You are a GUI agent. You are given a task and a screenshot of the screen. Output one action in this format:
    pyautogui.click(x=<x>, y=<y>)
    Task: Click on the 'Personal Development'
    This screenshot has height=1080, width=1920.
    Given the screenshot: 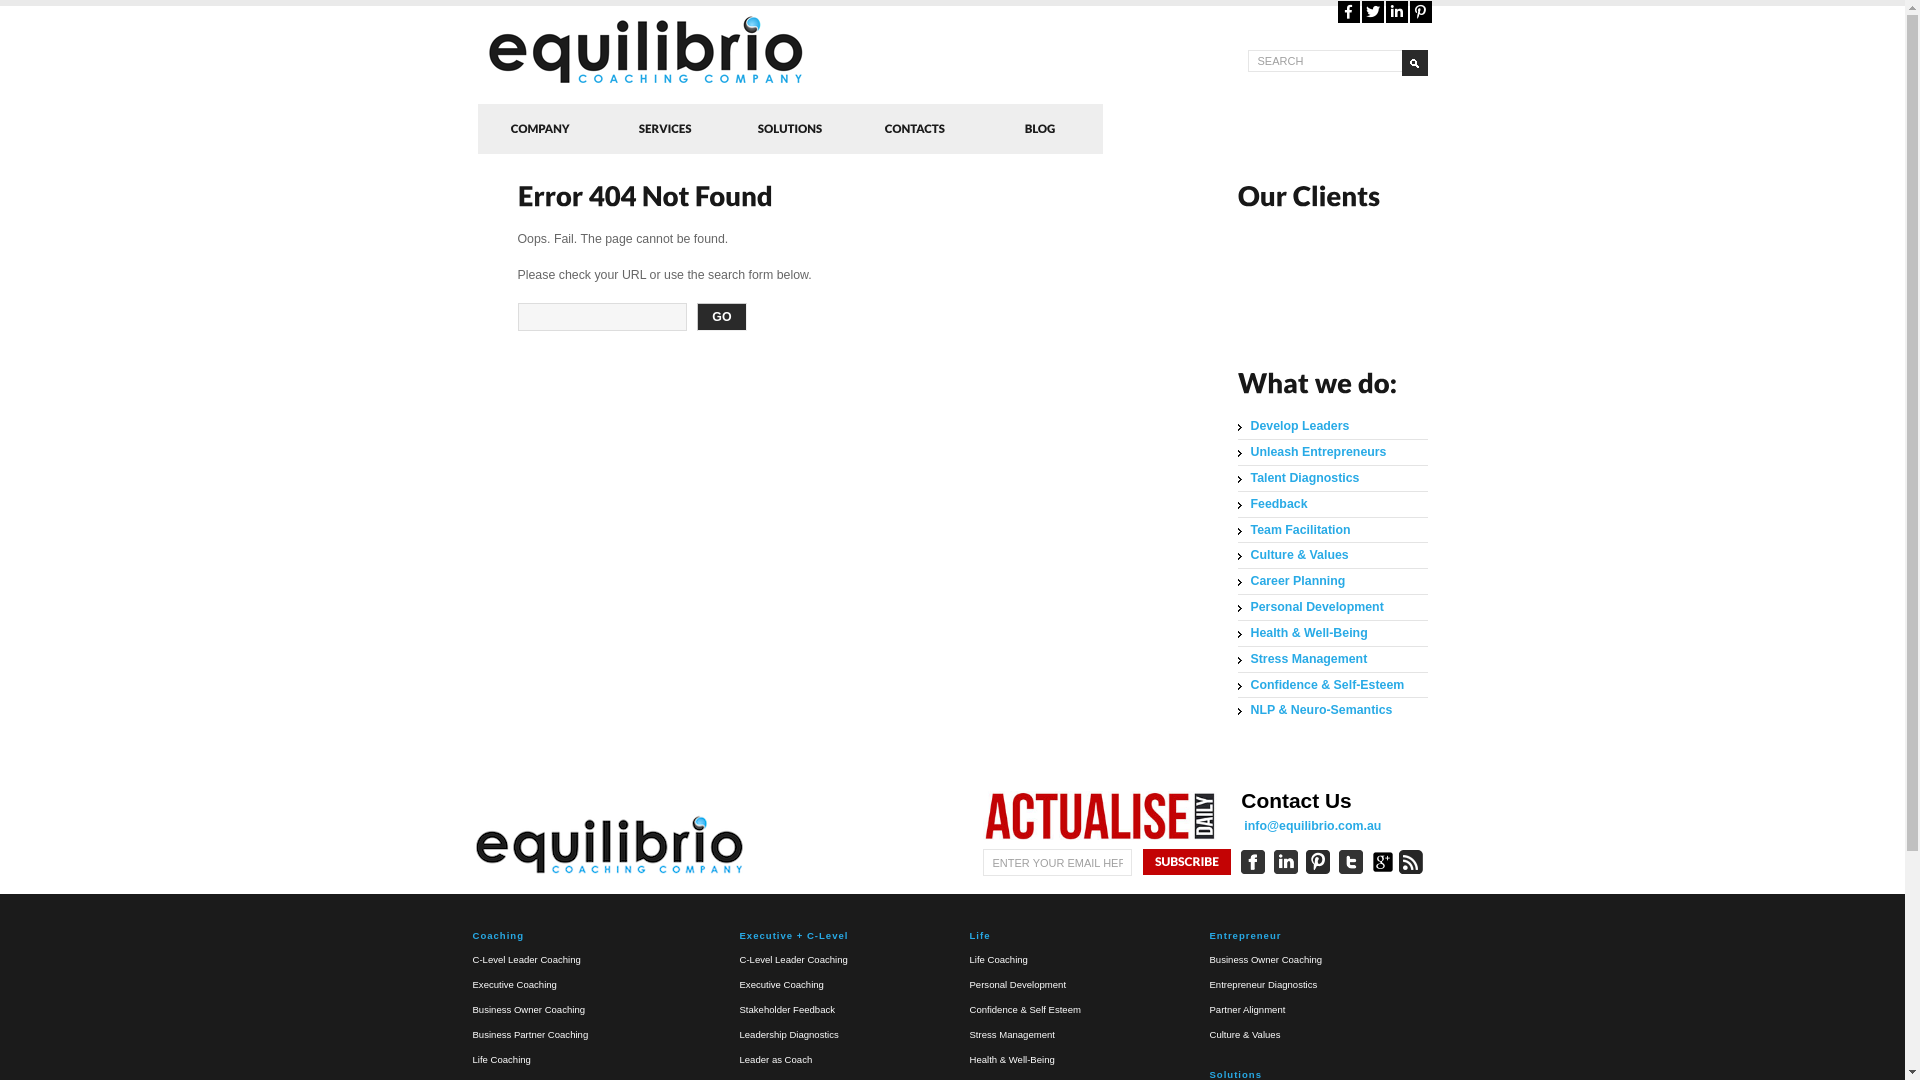 What is the action you would take?
    pyautogui.click(x=1313, y=606)
    